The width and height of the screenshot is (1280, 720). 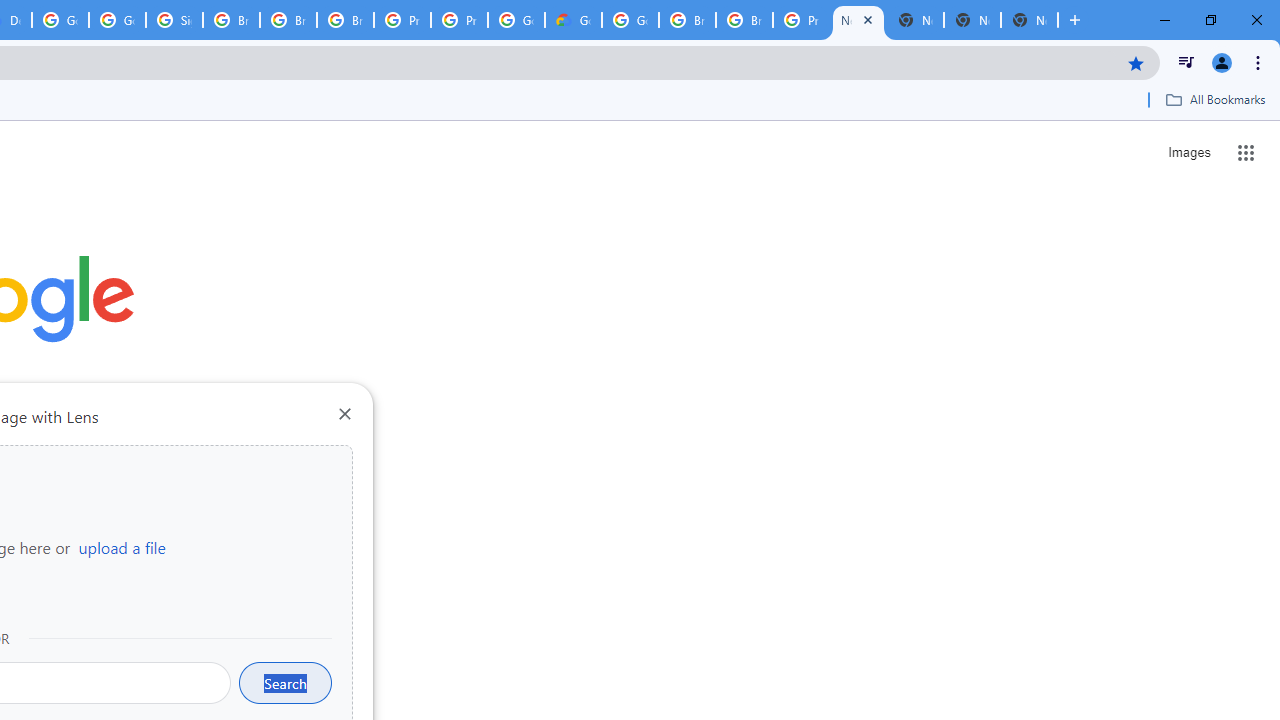 What do you see at coordinates (743, 20) in the screenshot?
I see `'Browse Chrome as a guest - Computer - Google Chrome Help'` at bounding box center [743, 20].